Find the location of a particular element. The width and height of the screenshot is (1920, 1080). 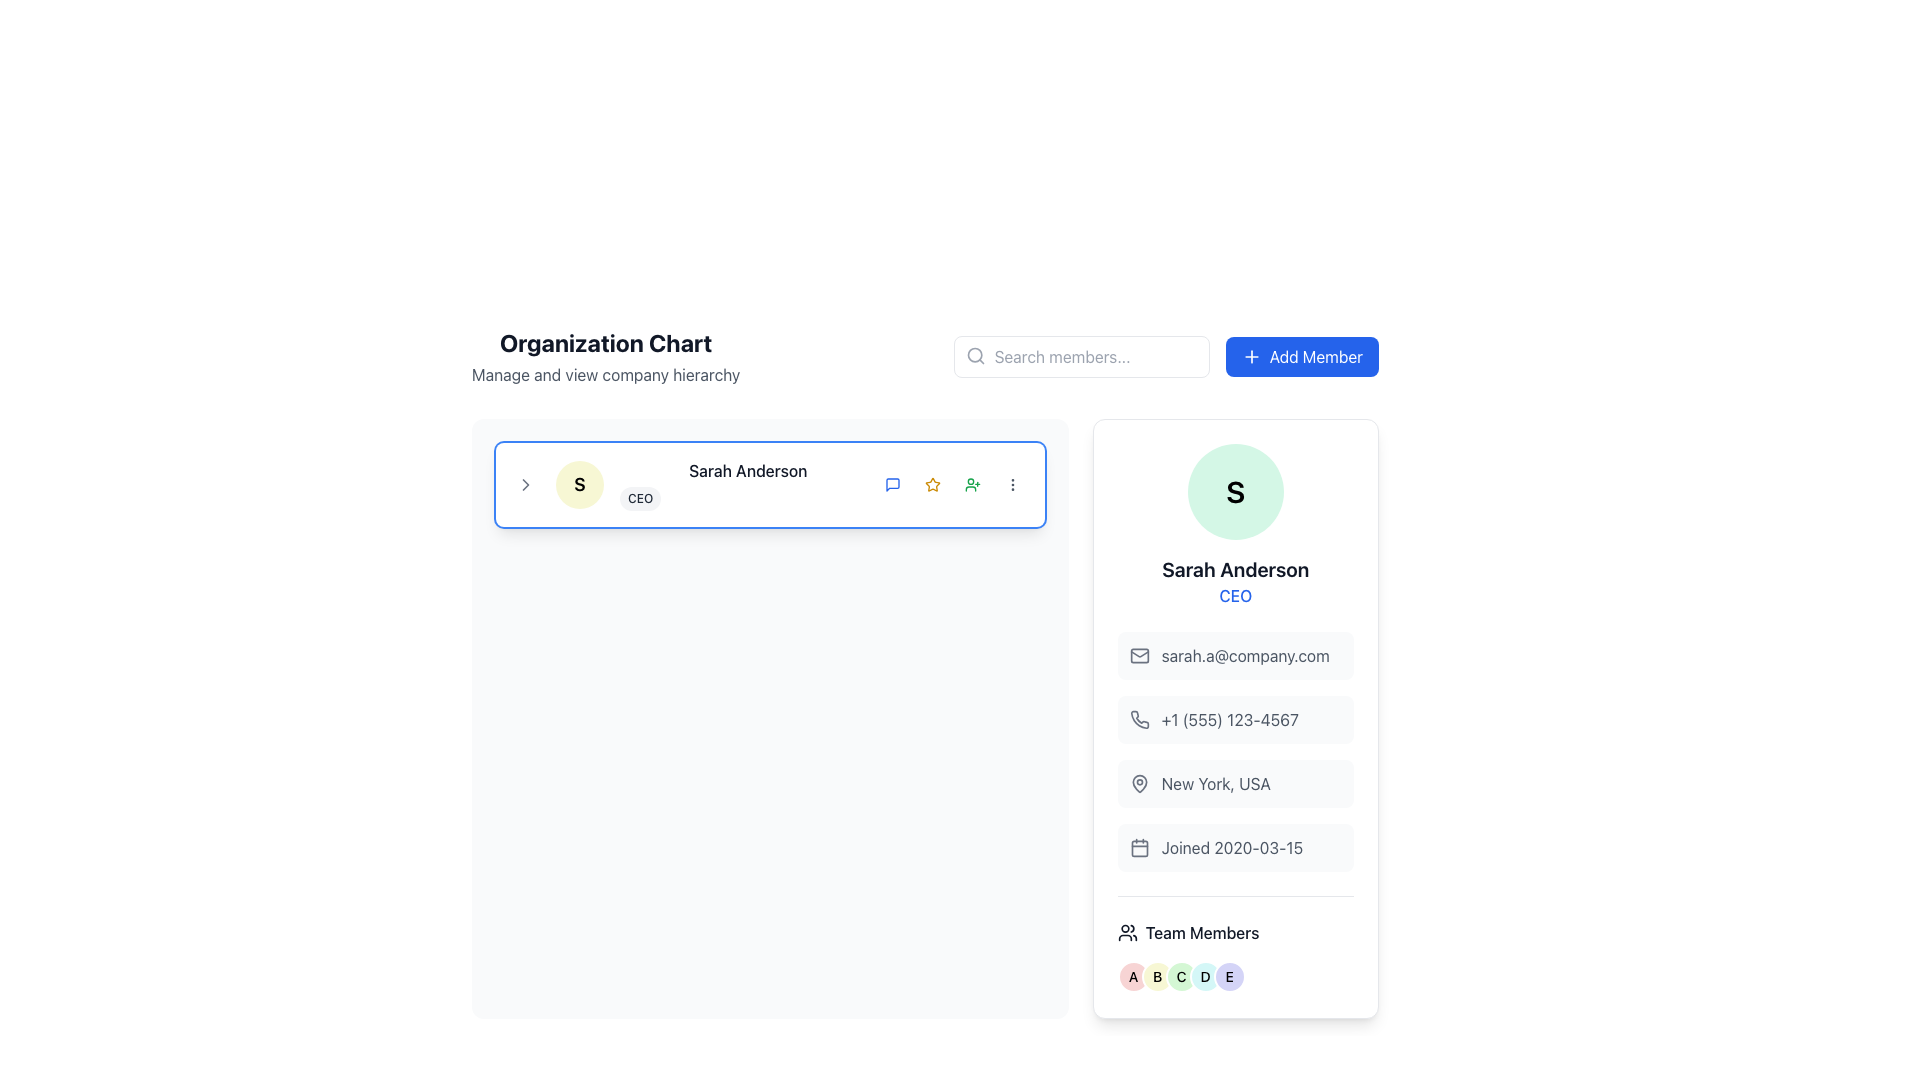

the pin icon located under the 'Location' field in the secondary information section on the right side of the interface is located at coordinates (1139, 782).